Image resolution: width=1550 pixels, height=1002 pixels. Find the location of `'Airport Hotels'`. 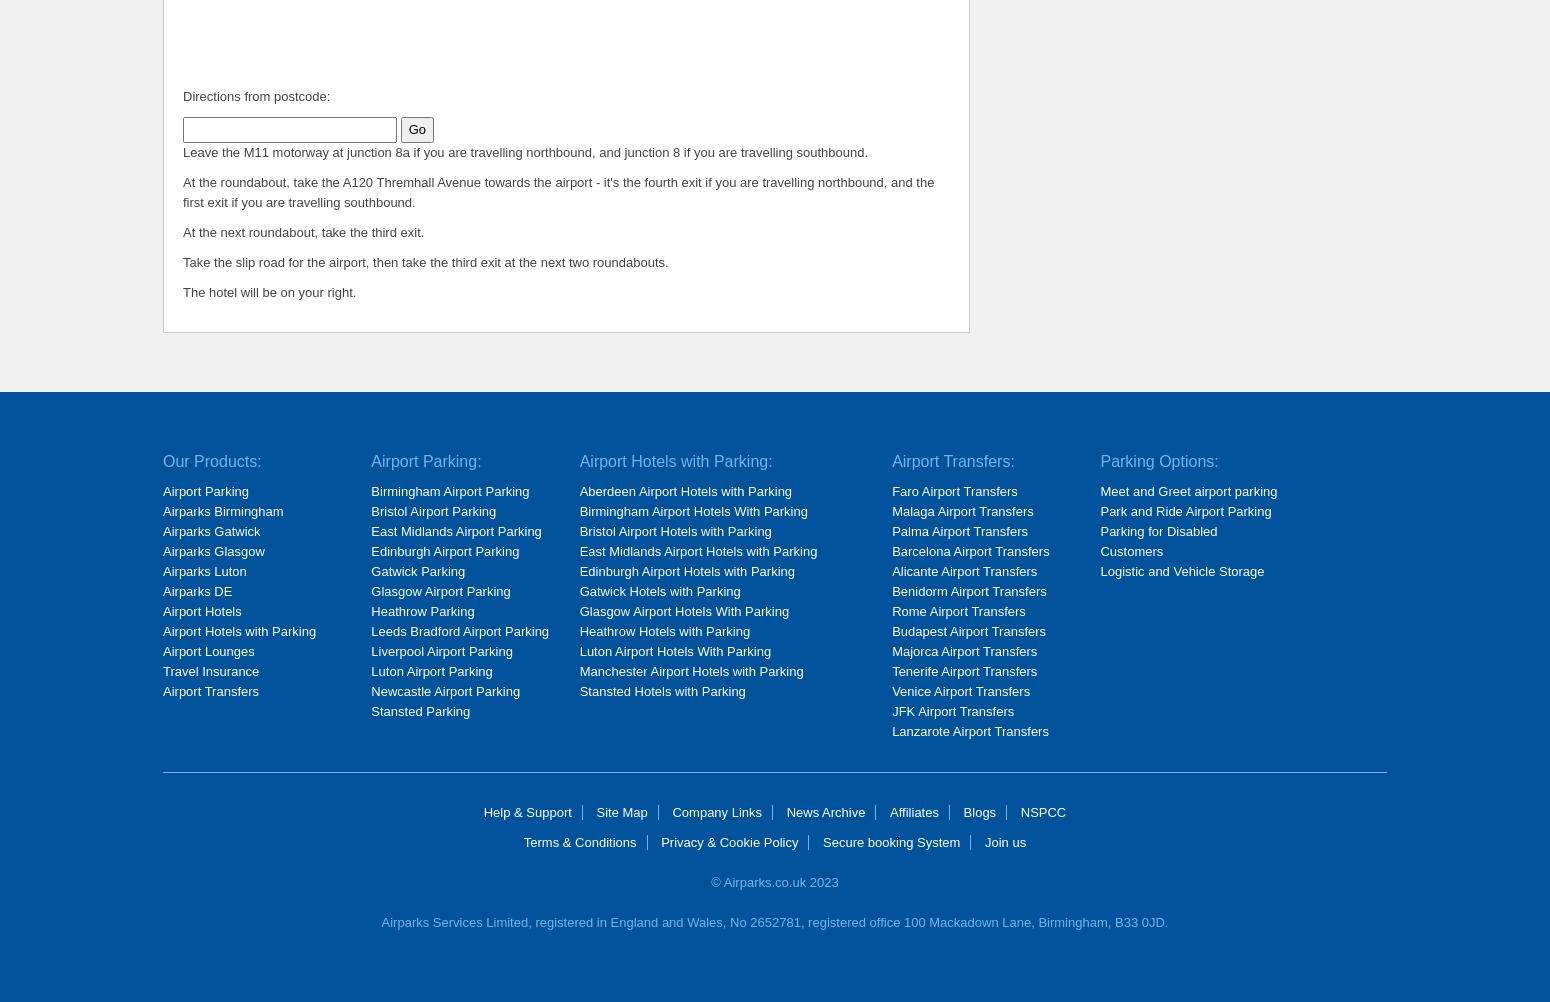

'Airport Hotels' is located at coordinates (200, 610).